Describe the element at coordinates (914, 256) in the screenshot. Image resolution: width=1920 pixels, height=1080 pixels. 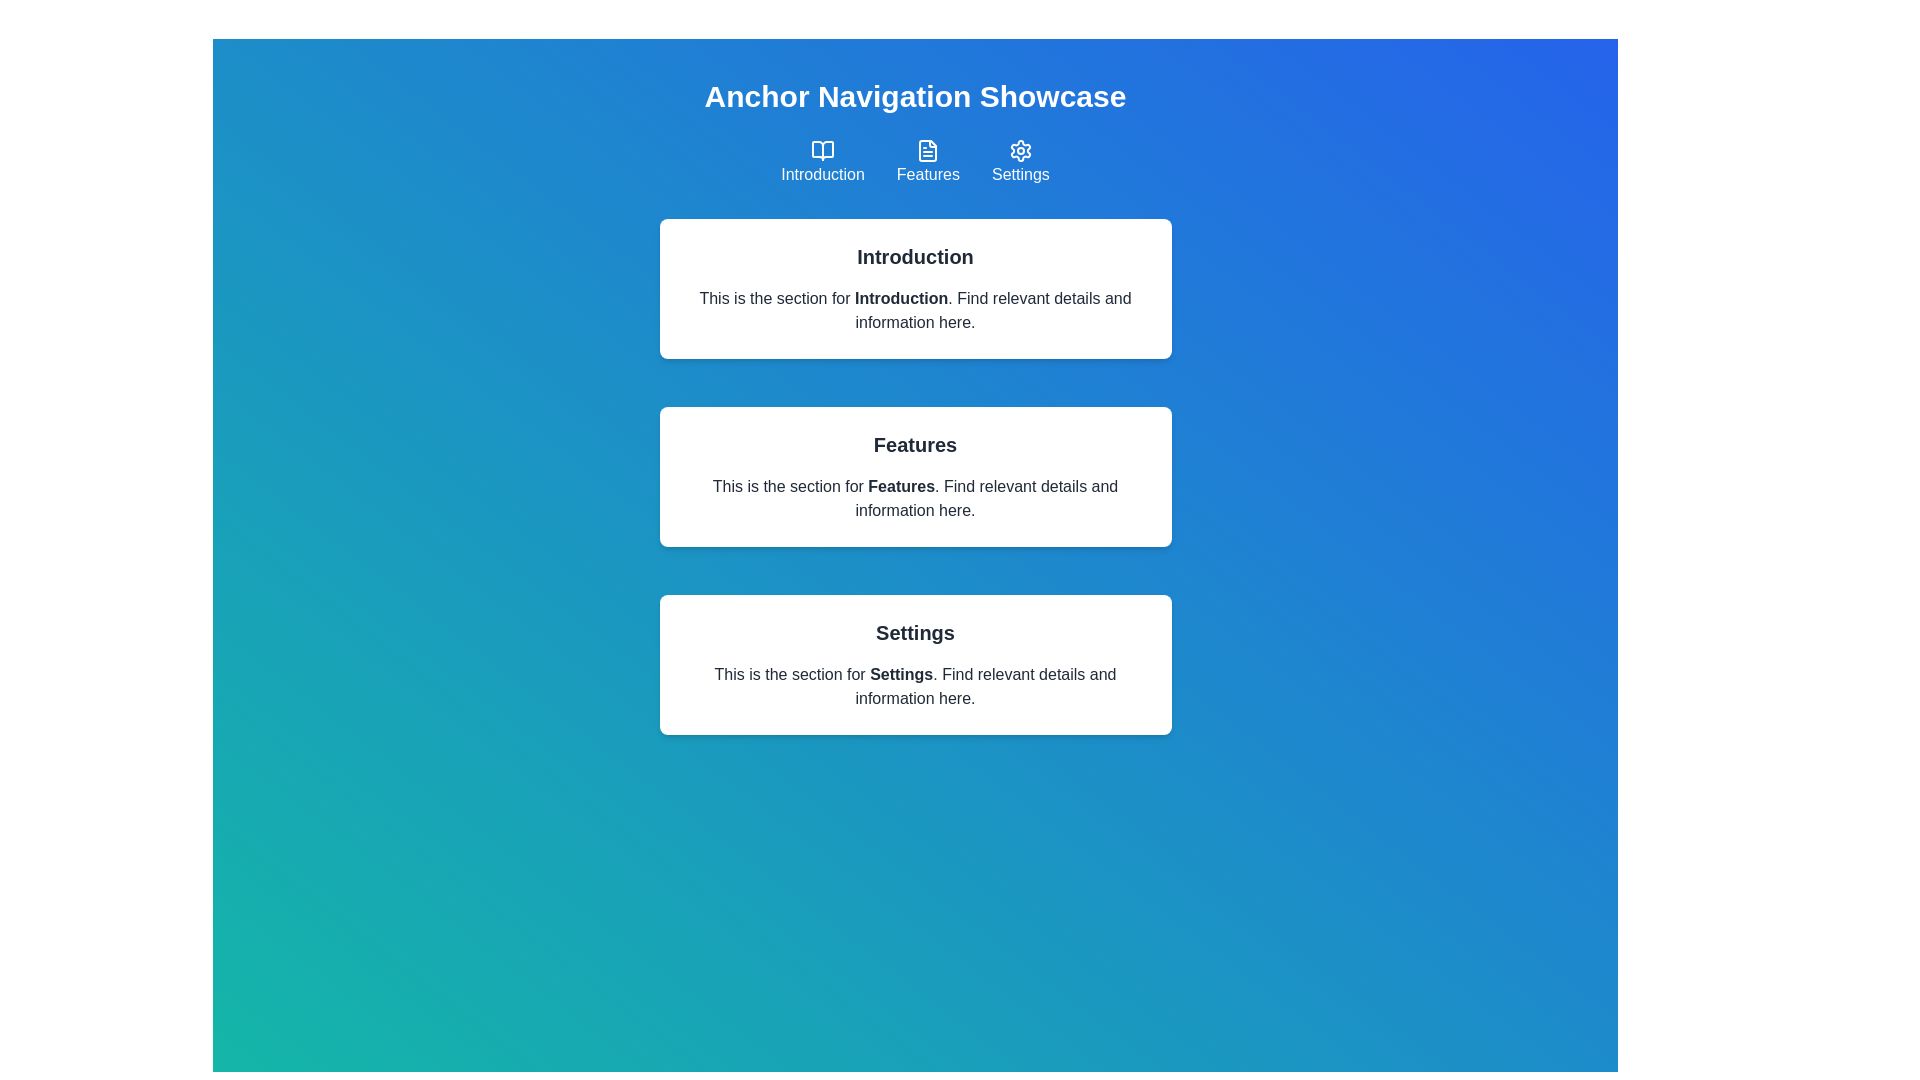
I see `the bold textual heading displaying the word 'Introduction' that is prominently styled at the top of its section block` at that location.